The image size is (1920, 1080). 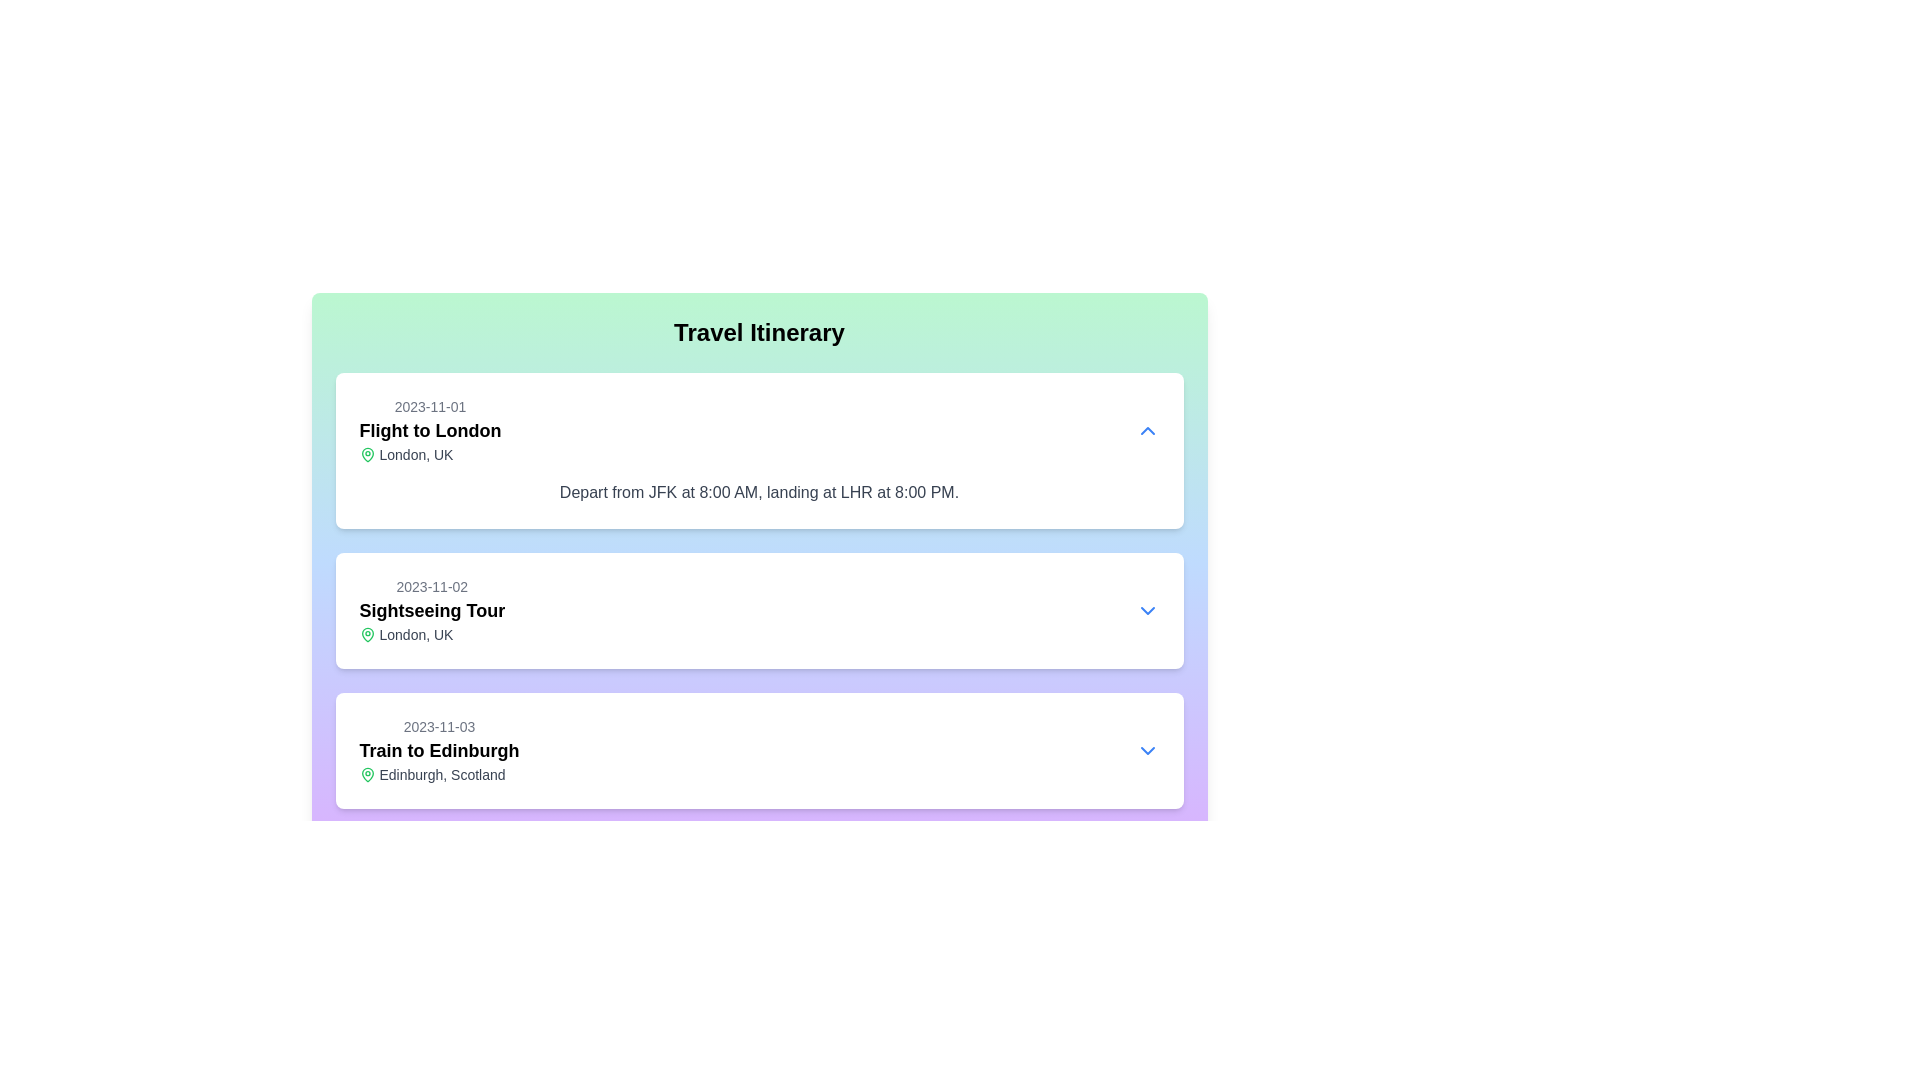 What do you see at coordinates (1147, 430) in the screenshot?
I see `the button in the top-right corner` at bounding box center [1147, 430].